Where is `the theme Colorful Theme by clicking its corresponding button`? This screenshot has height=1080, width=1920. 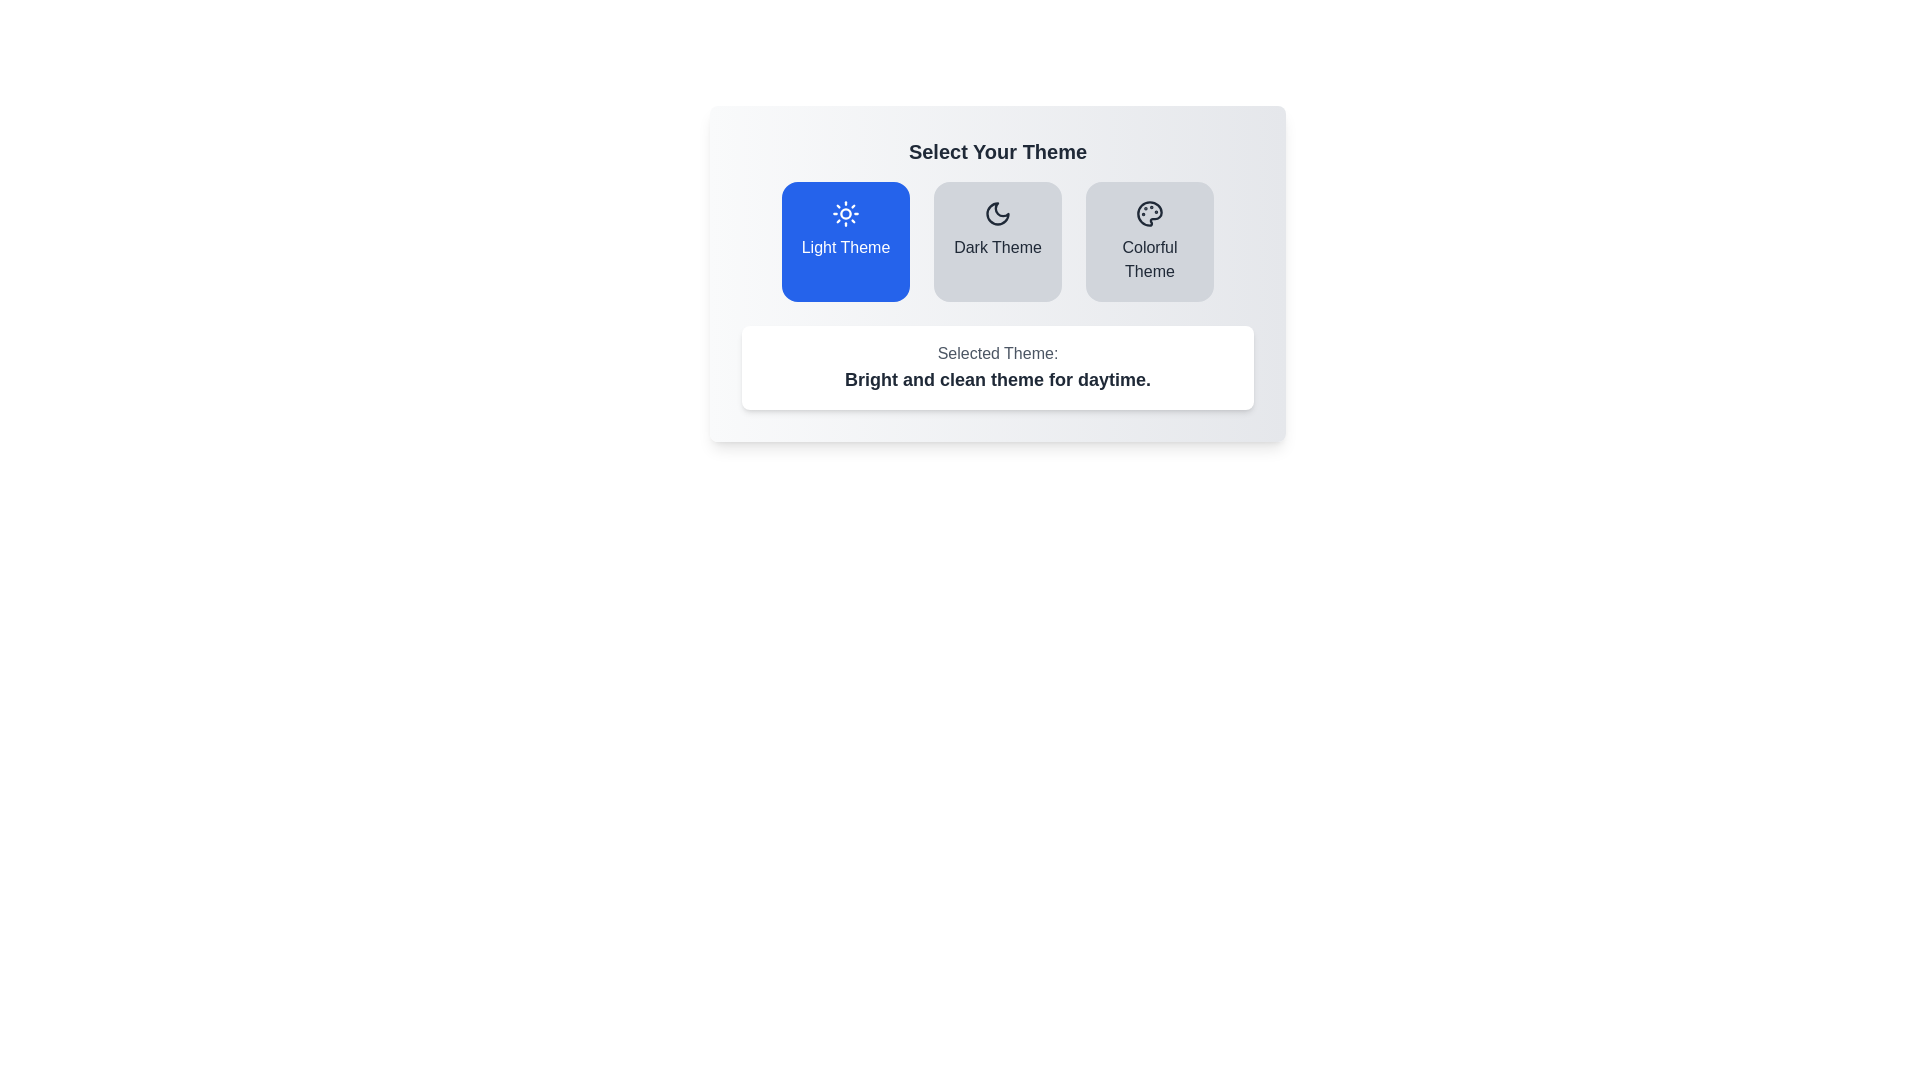
the theme Colorful Theme by clicking its corresponding button is located at coordinates (1150, 241).